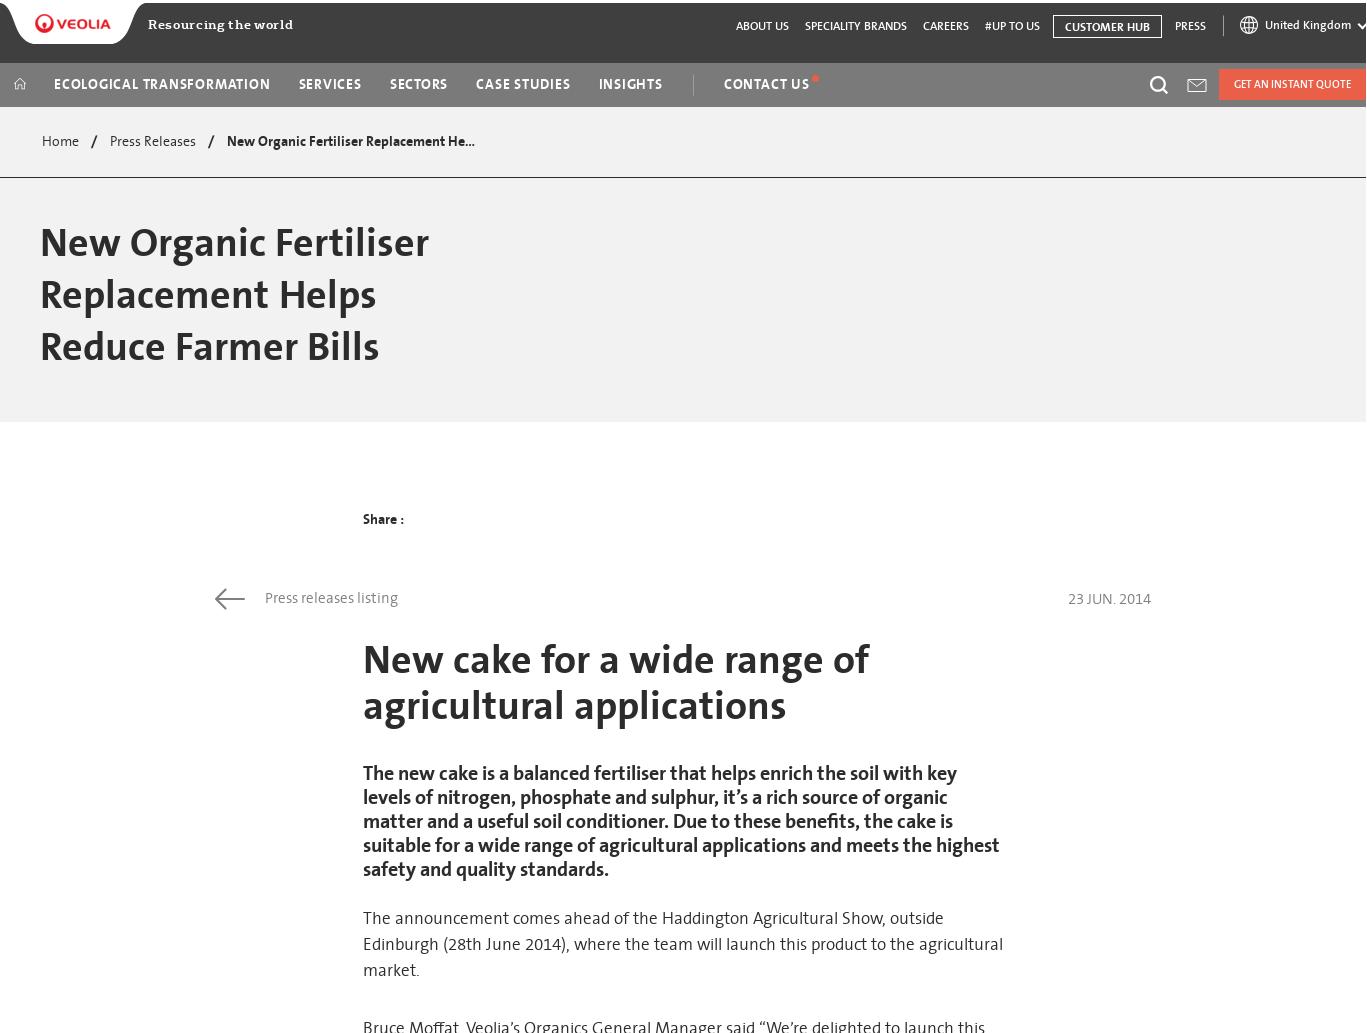 Image resolution: width=1367 pixels, height=1033 pixels. Describe the element at coordinates (778, 312) in the screenshot. I see `'Australia and New Zealand'` at that location.